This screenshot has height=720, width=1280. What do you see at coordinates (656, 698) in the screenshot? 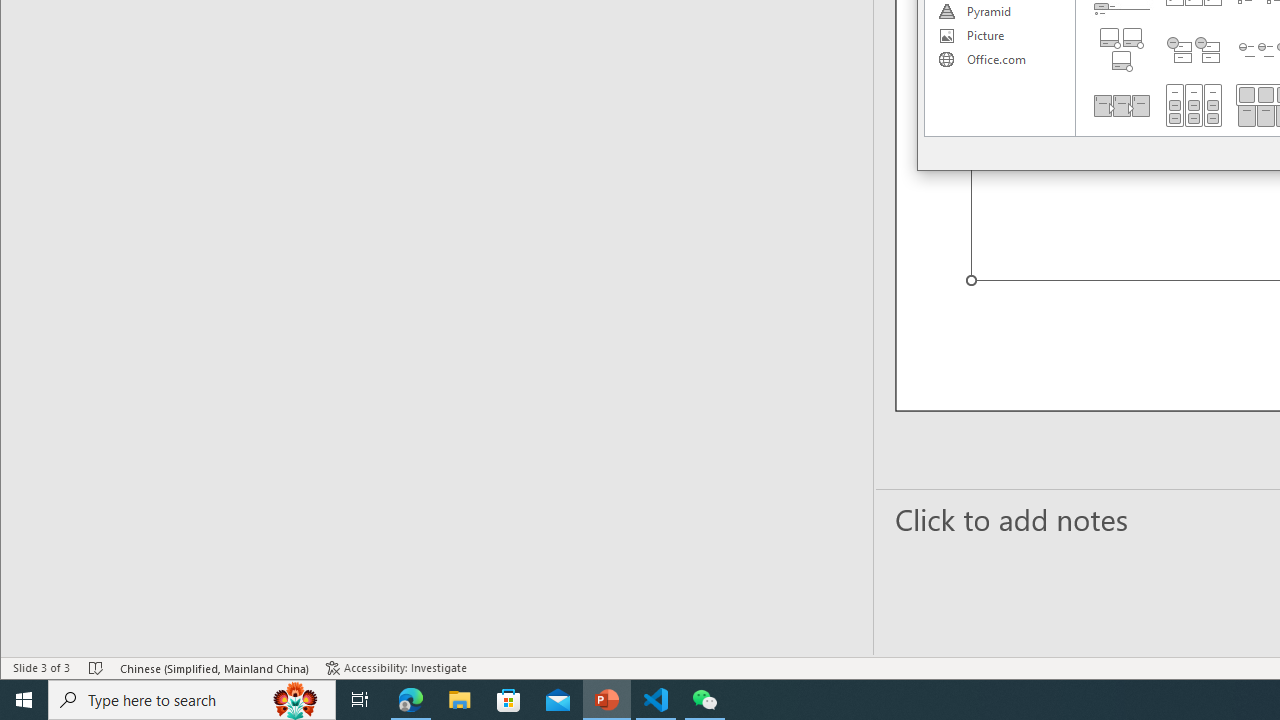
I see `'Visual Studio Code - 1 running window'` at bounding box center [656, 698].